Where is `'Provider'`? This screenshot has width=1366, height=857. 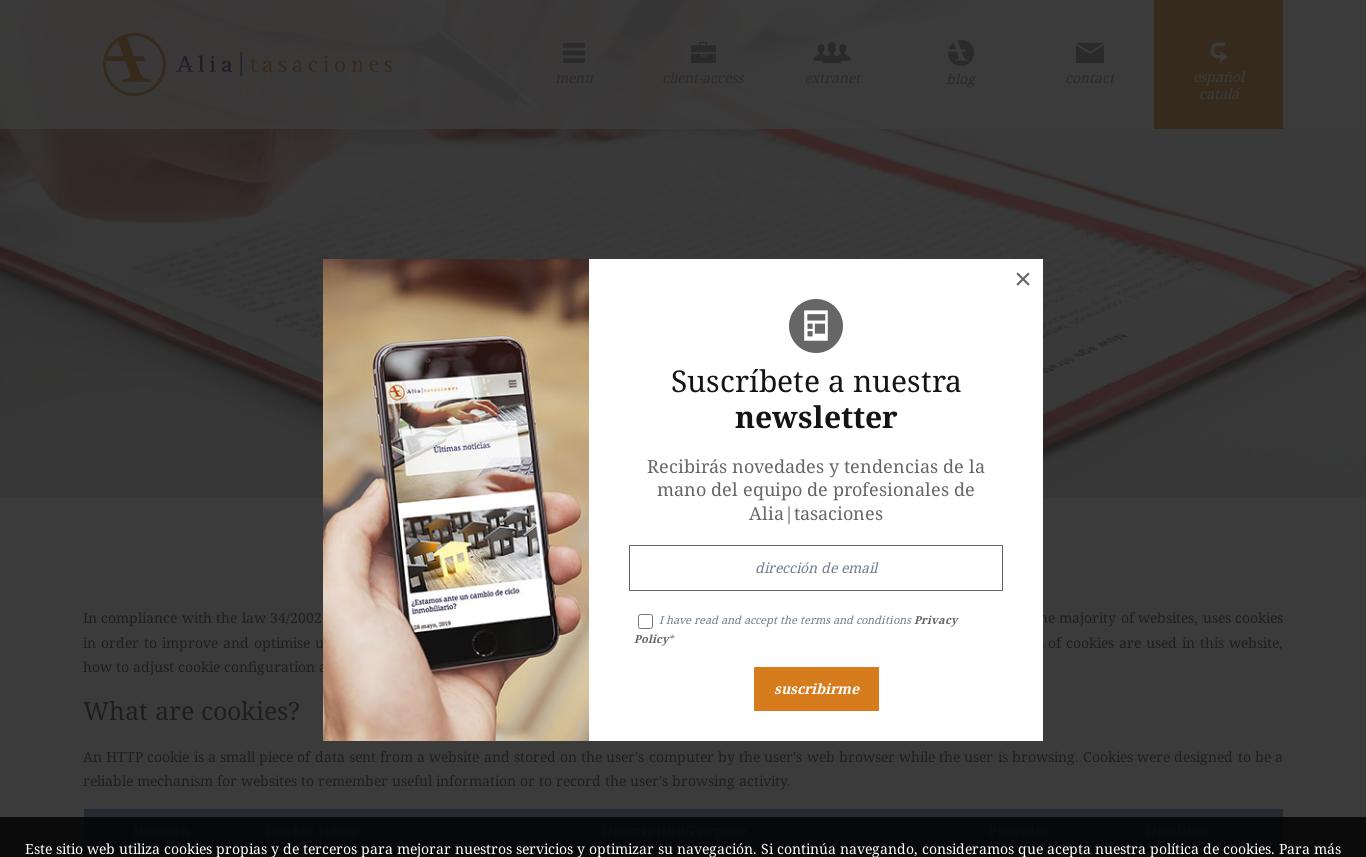
'Provider' is located at coordinates (1017, 828).